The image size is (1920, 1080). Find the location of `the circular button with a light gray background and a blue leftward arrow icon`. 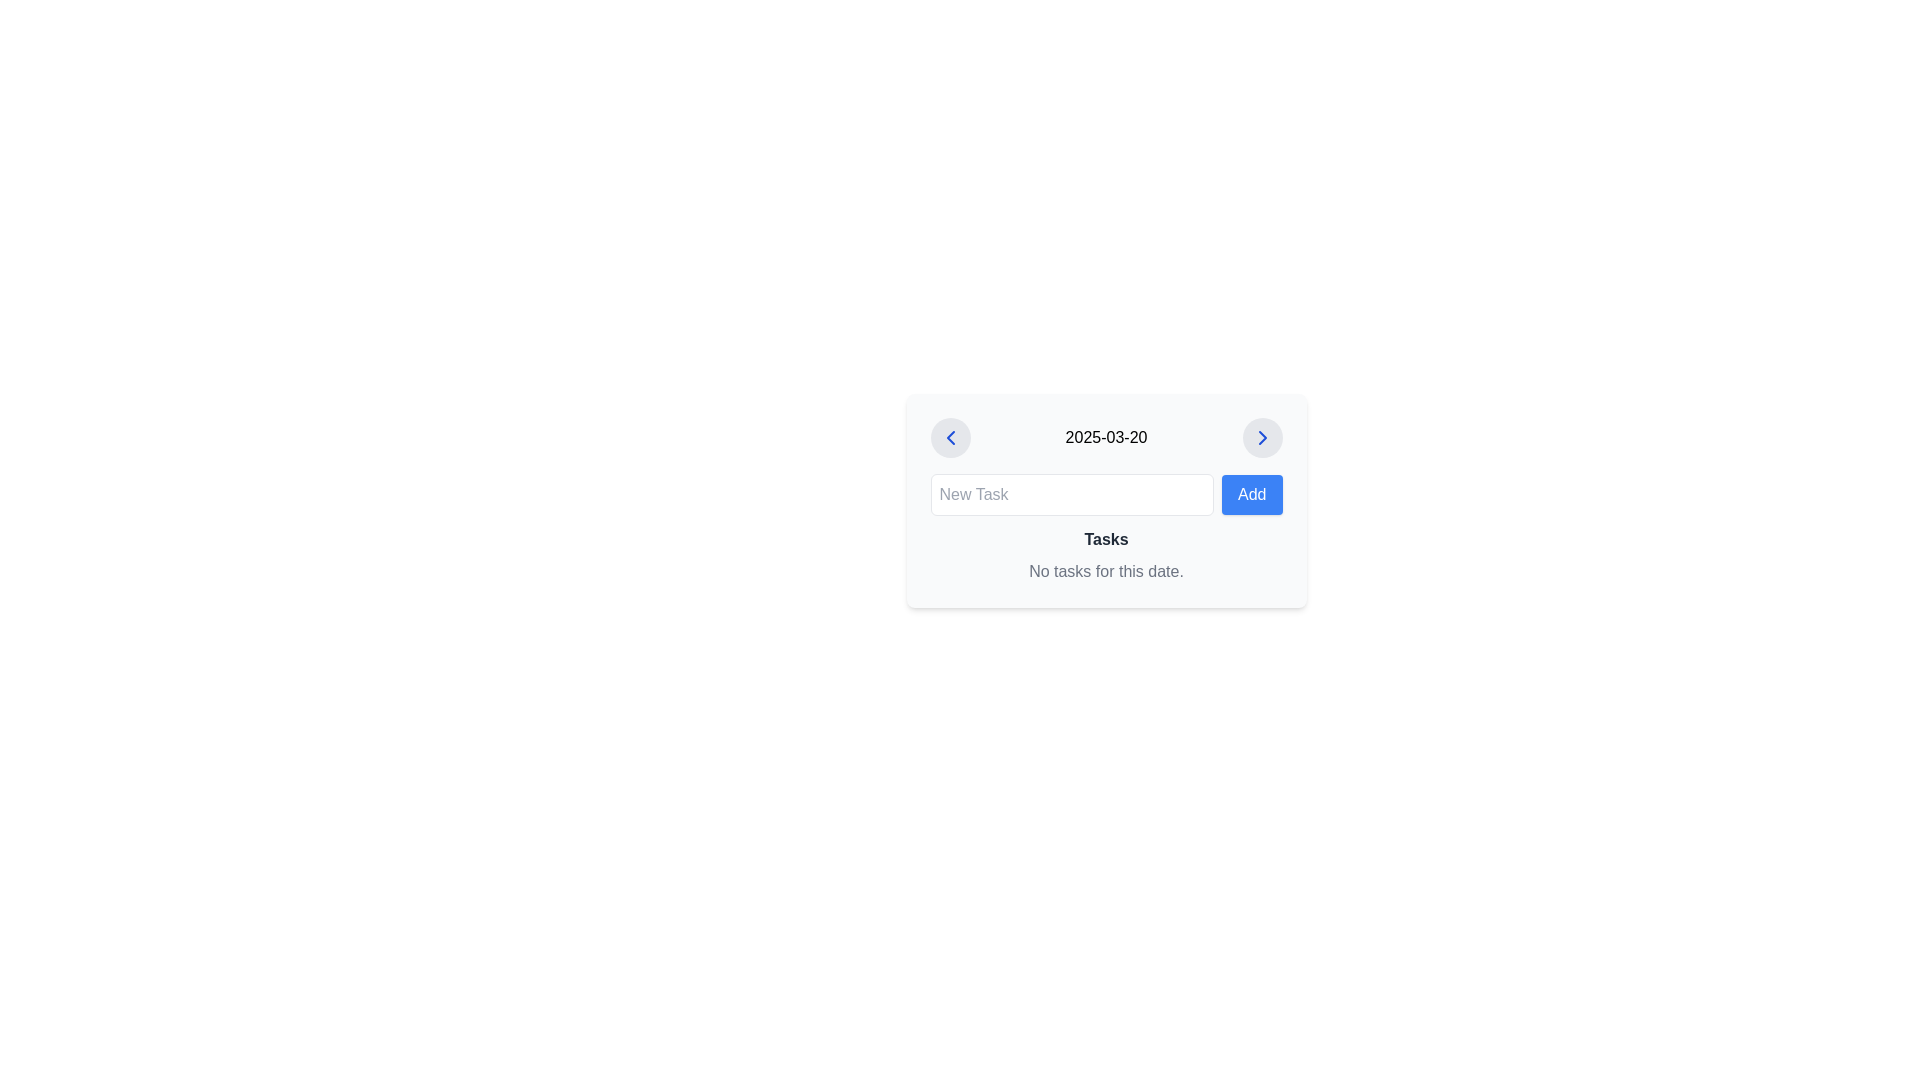

the circular button with a light gray background and a blue leftward arrow icon is located at coordinates (949, 437).